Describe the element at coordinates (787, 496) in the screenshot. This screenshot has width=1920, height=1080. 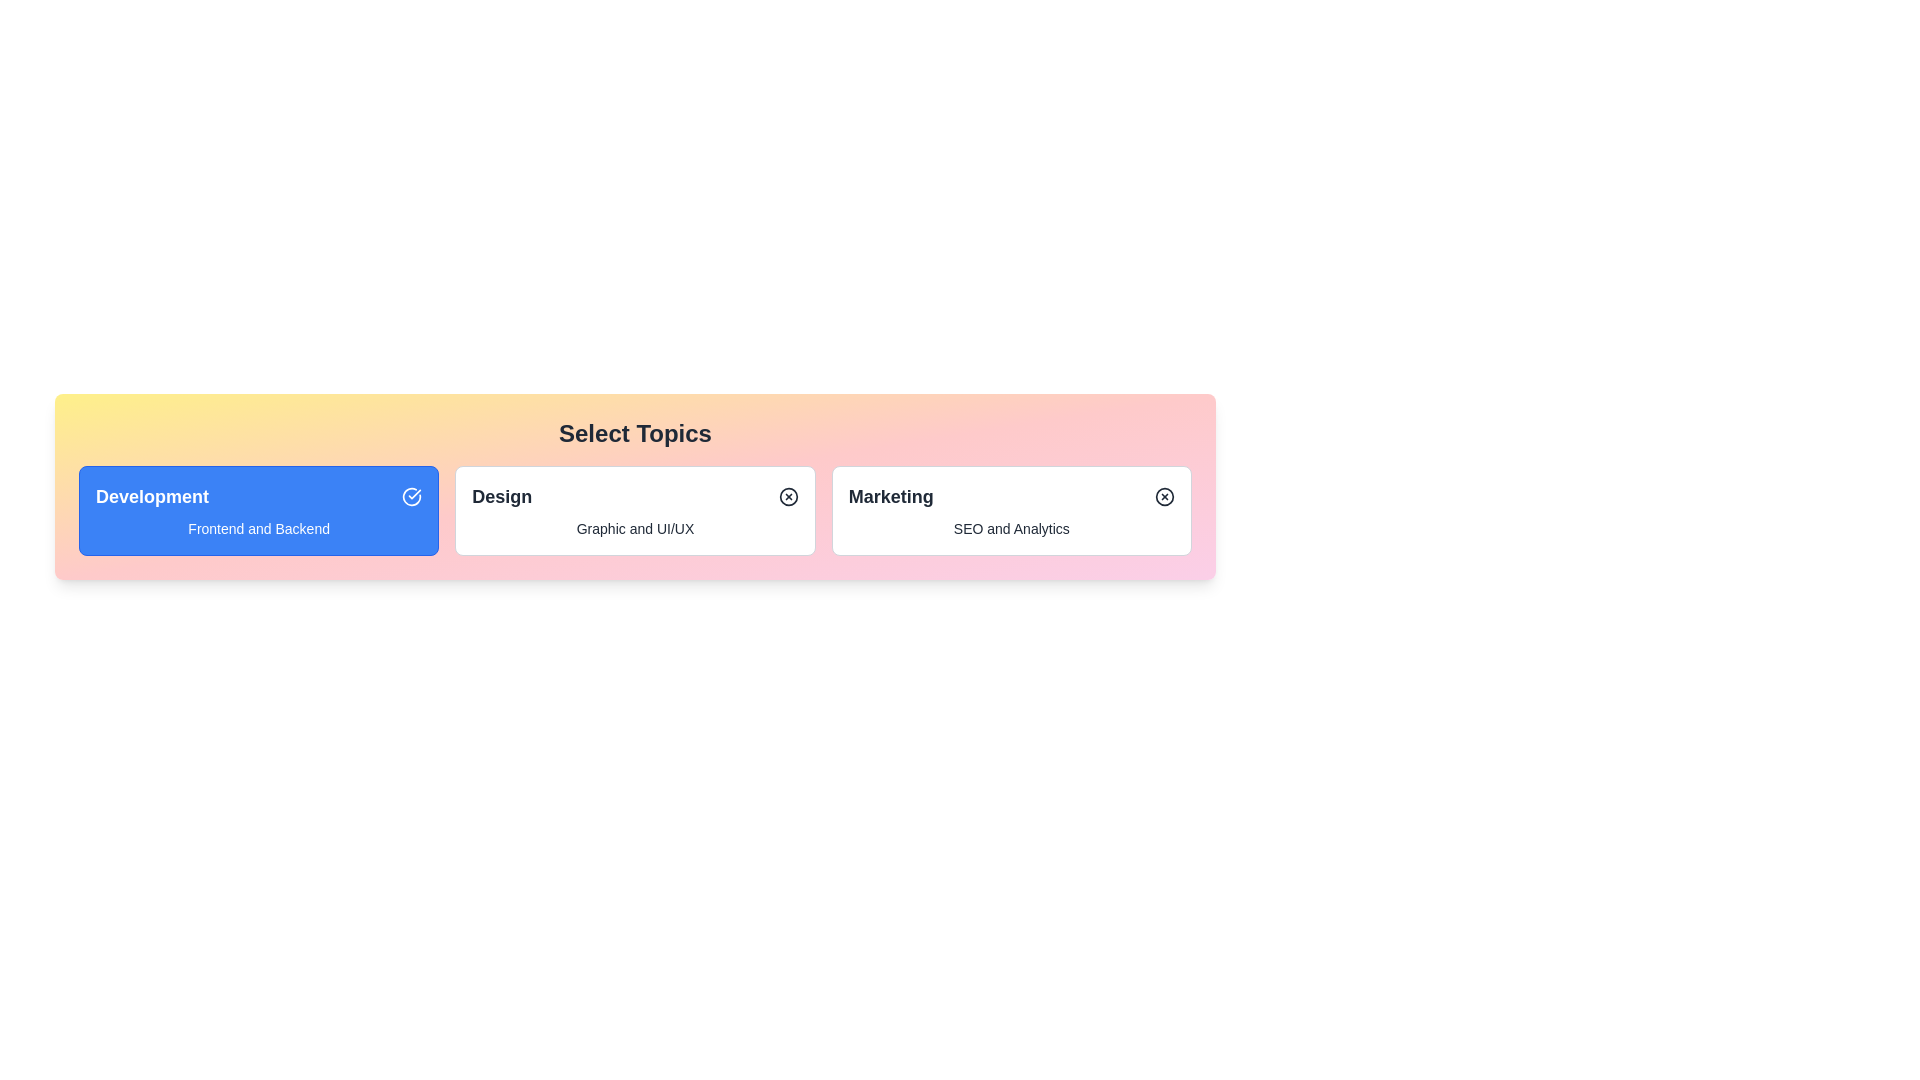
I see `the icon within the chip labeled 'Design' to toggle its state` at that location.